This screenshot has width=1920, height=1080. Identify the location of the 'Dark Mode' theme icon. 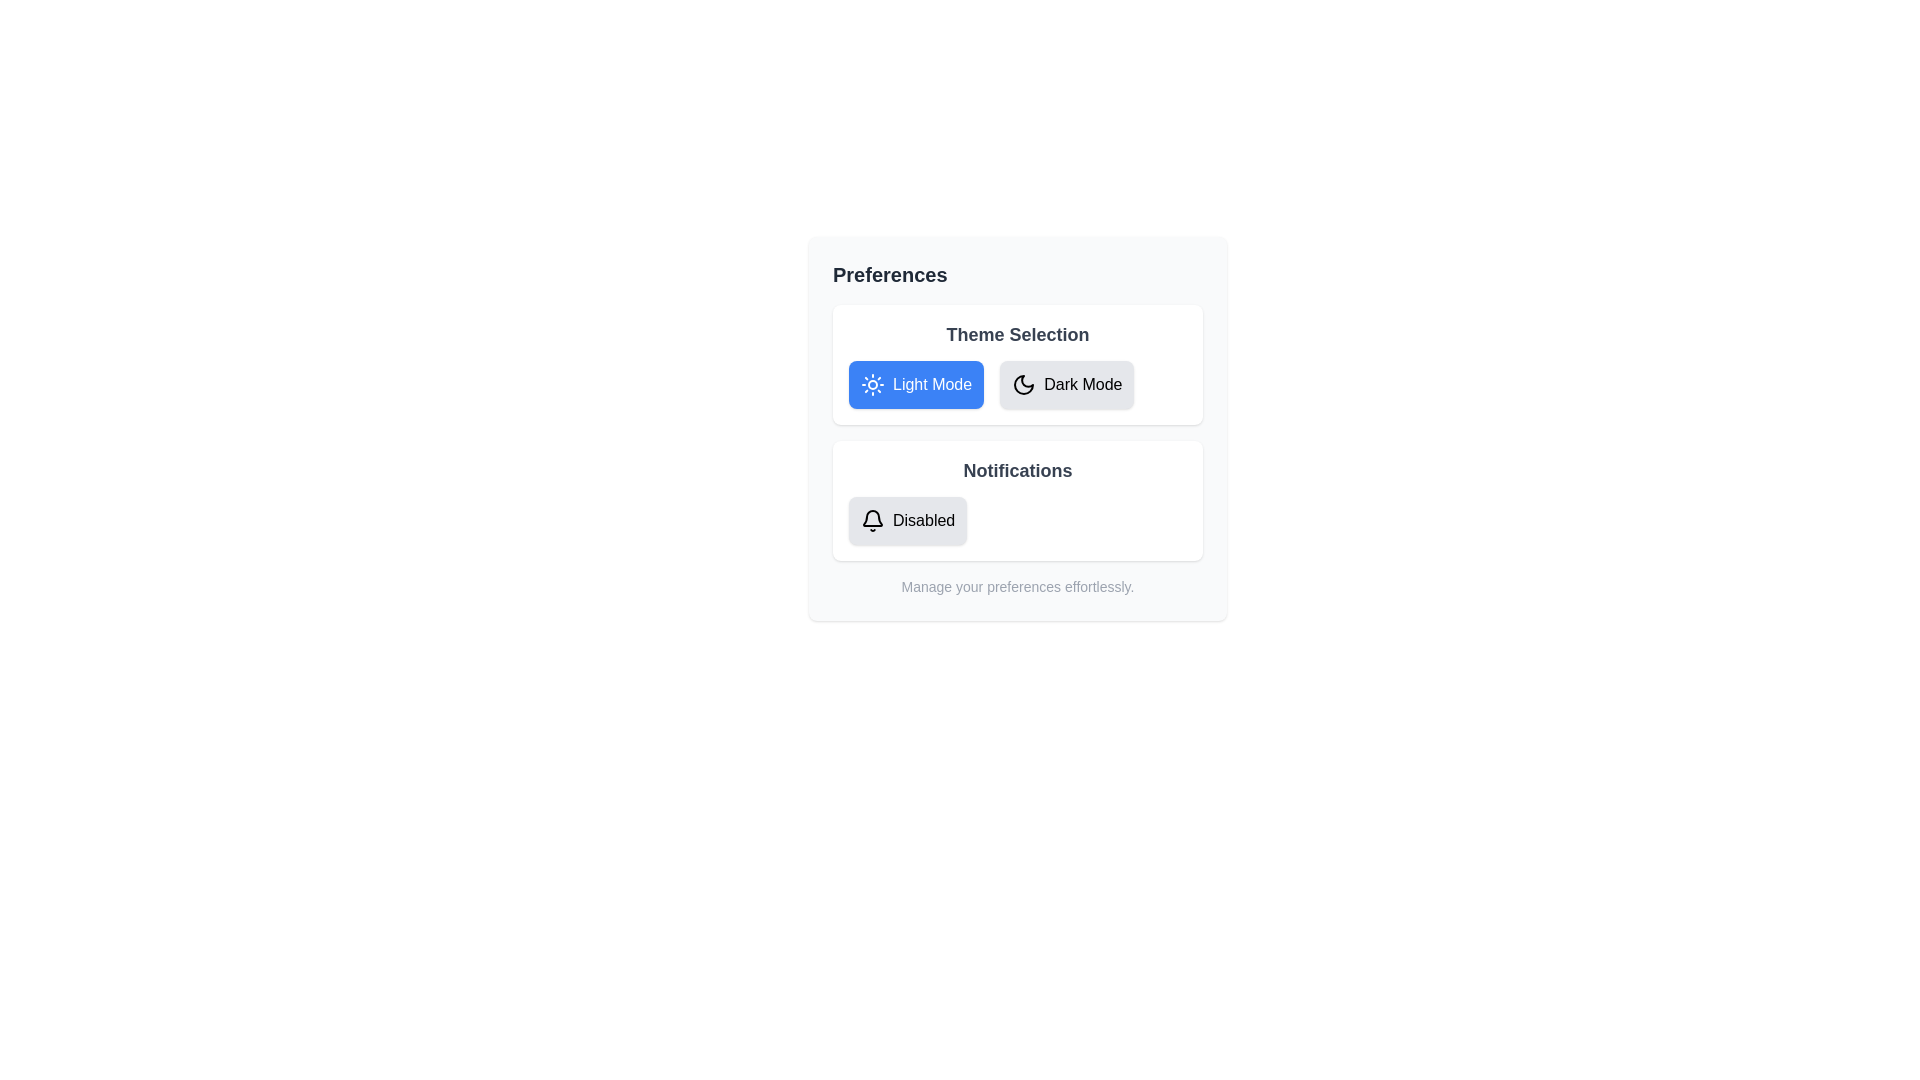
(1024, 385).